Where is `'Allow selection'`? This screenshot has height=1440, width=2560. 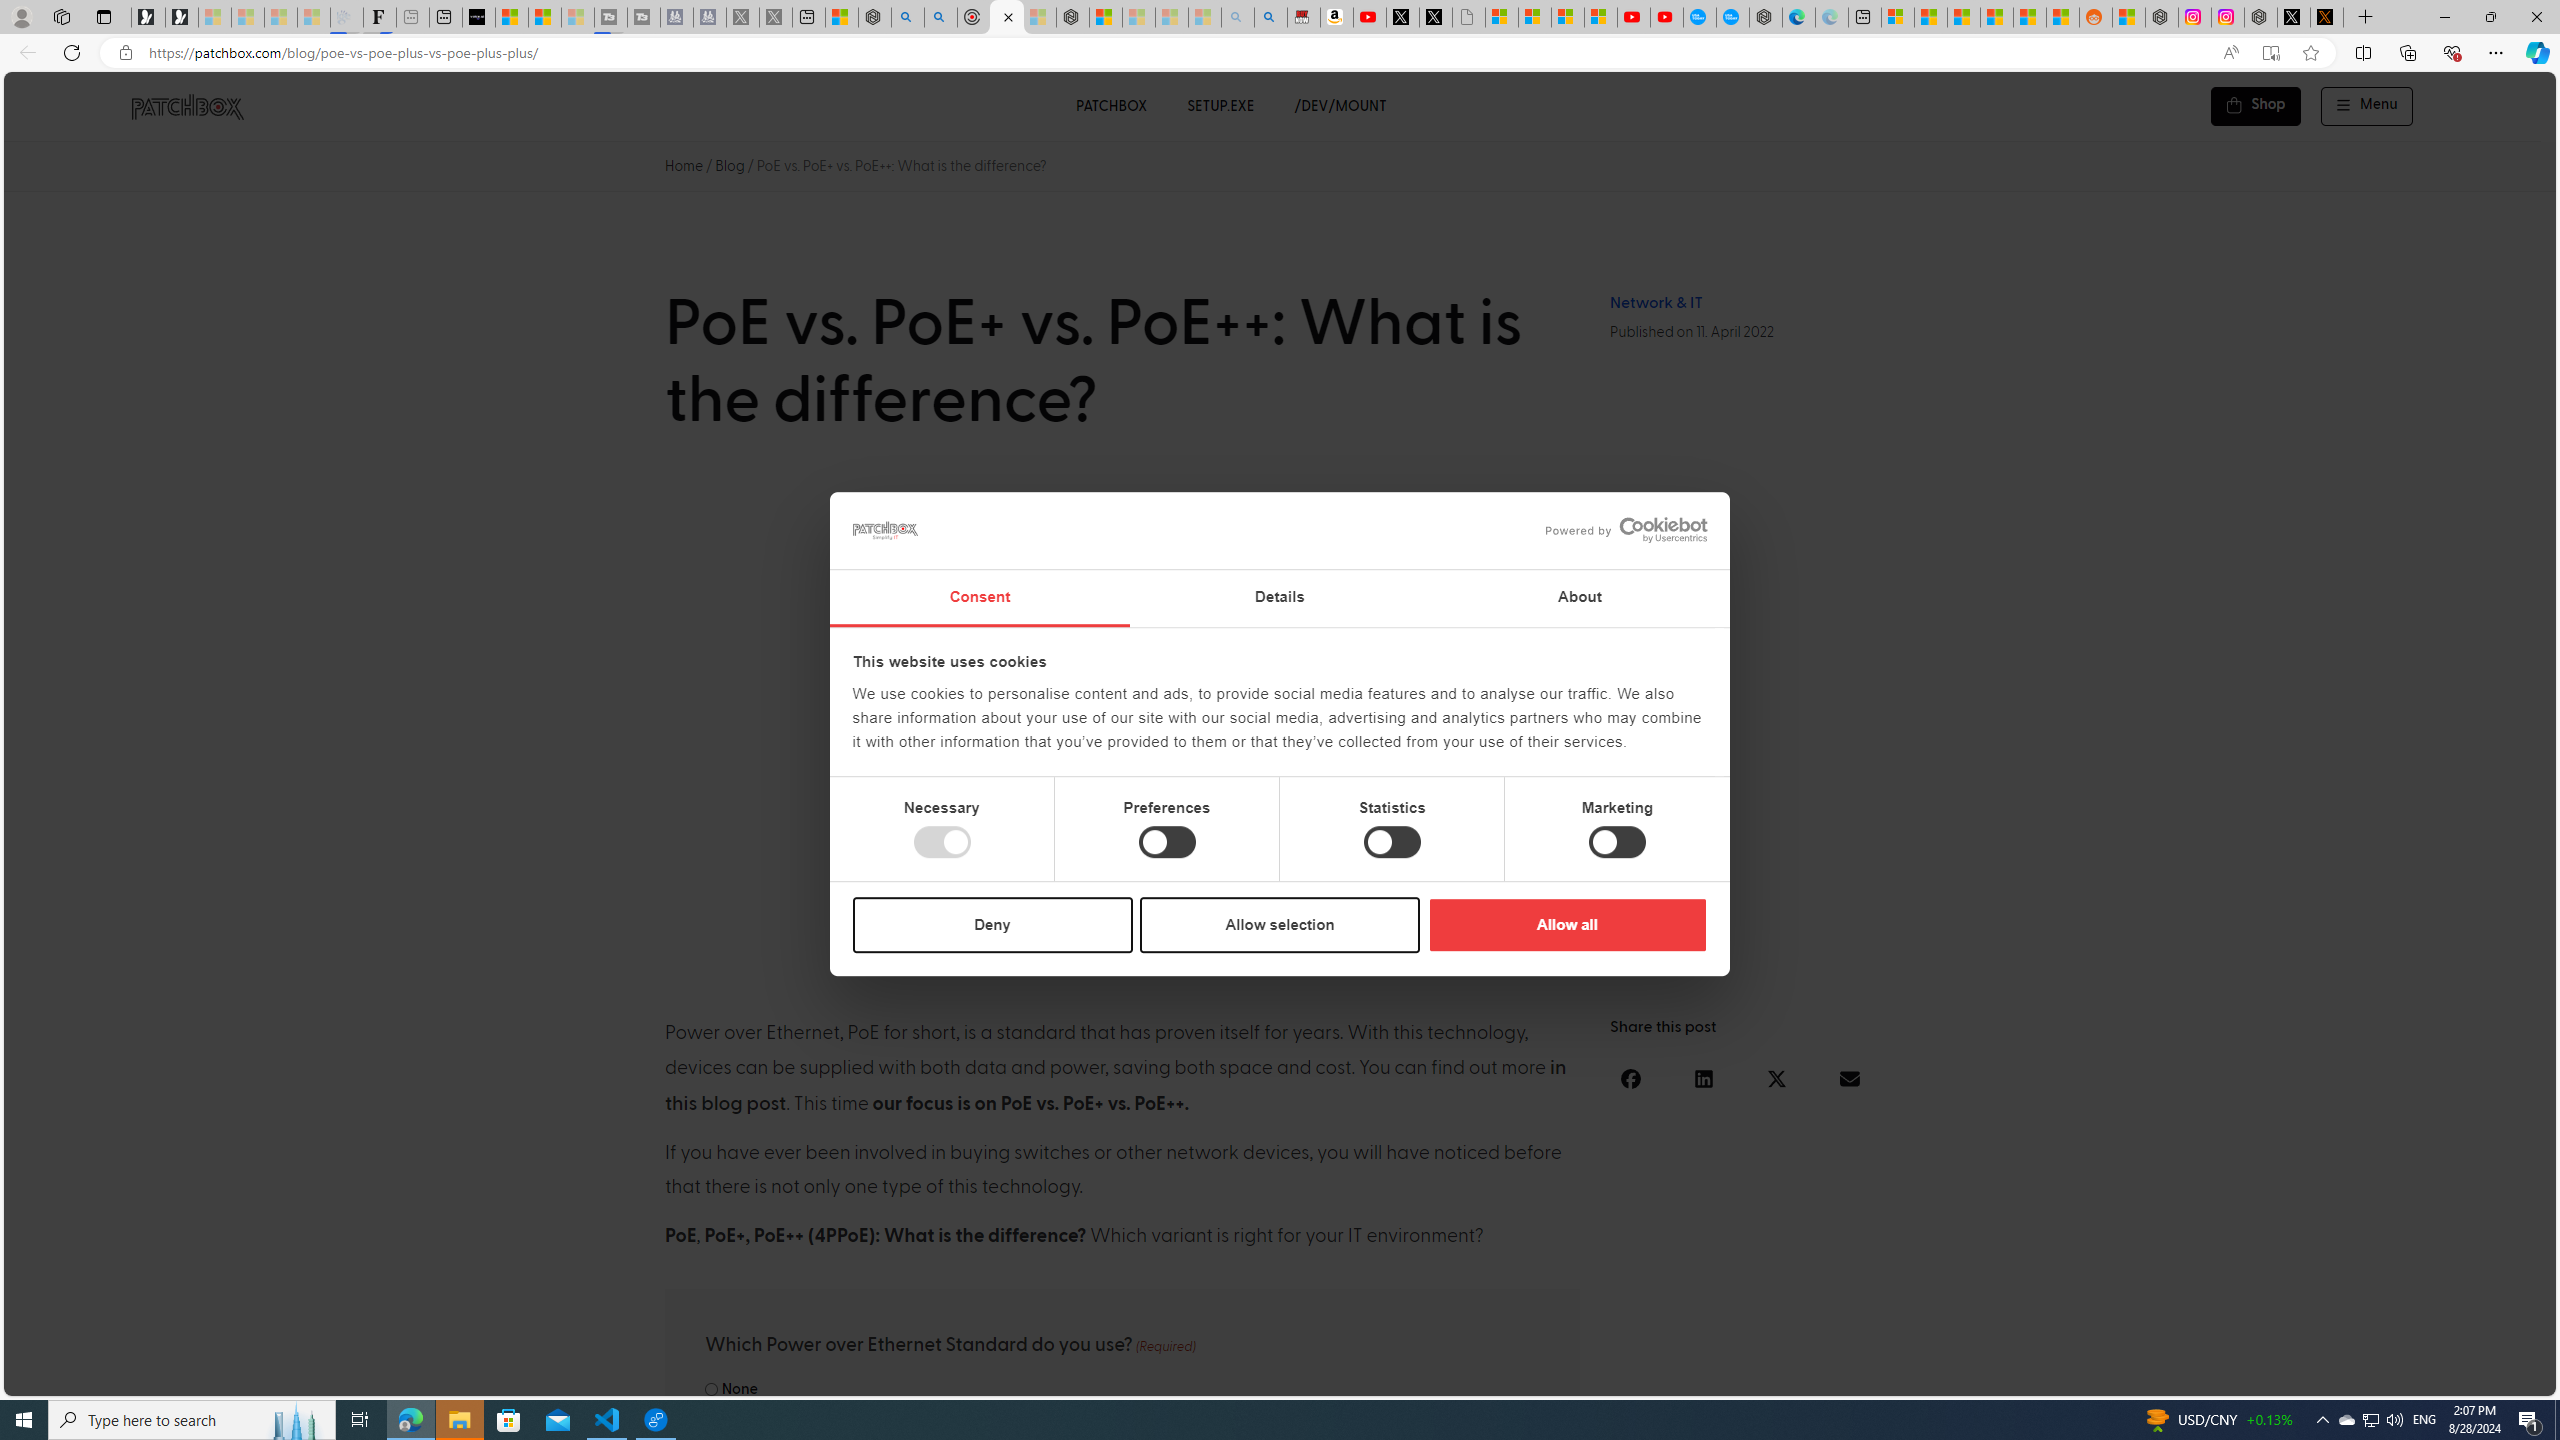
'Allow selection' is located at coordinates (1280, 923).